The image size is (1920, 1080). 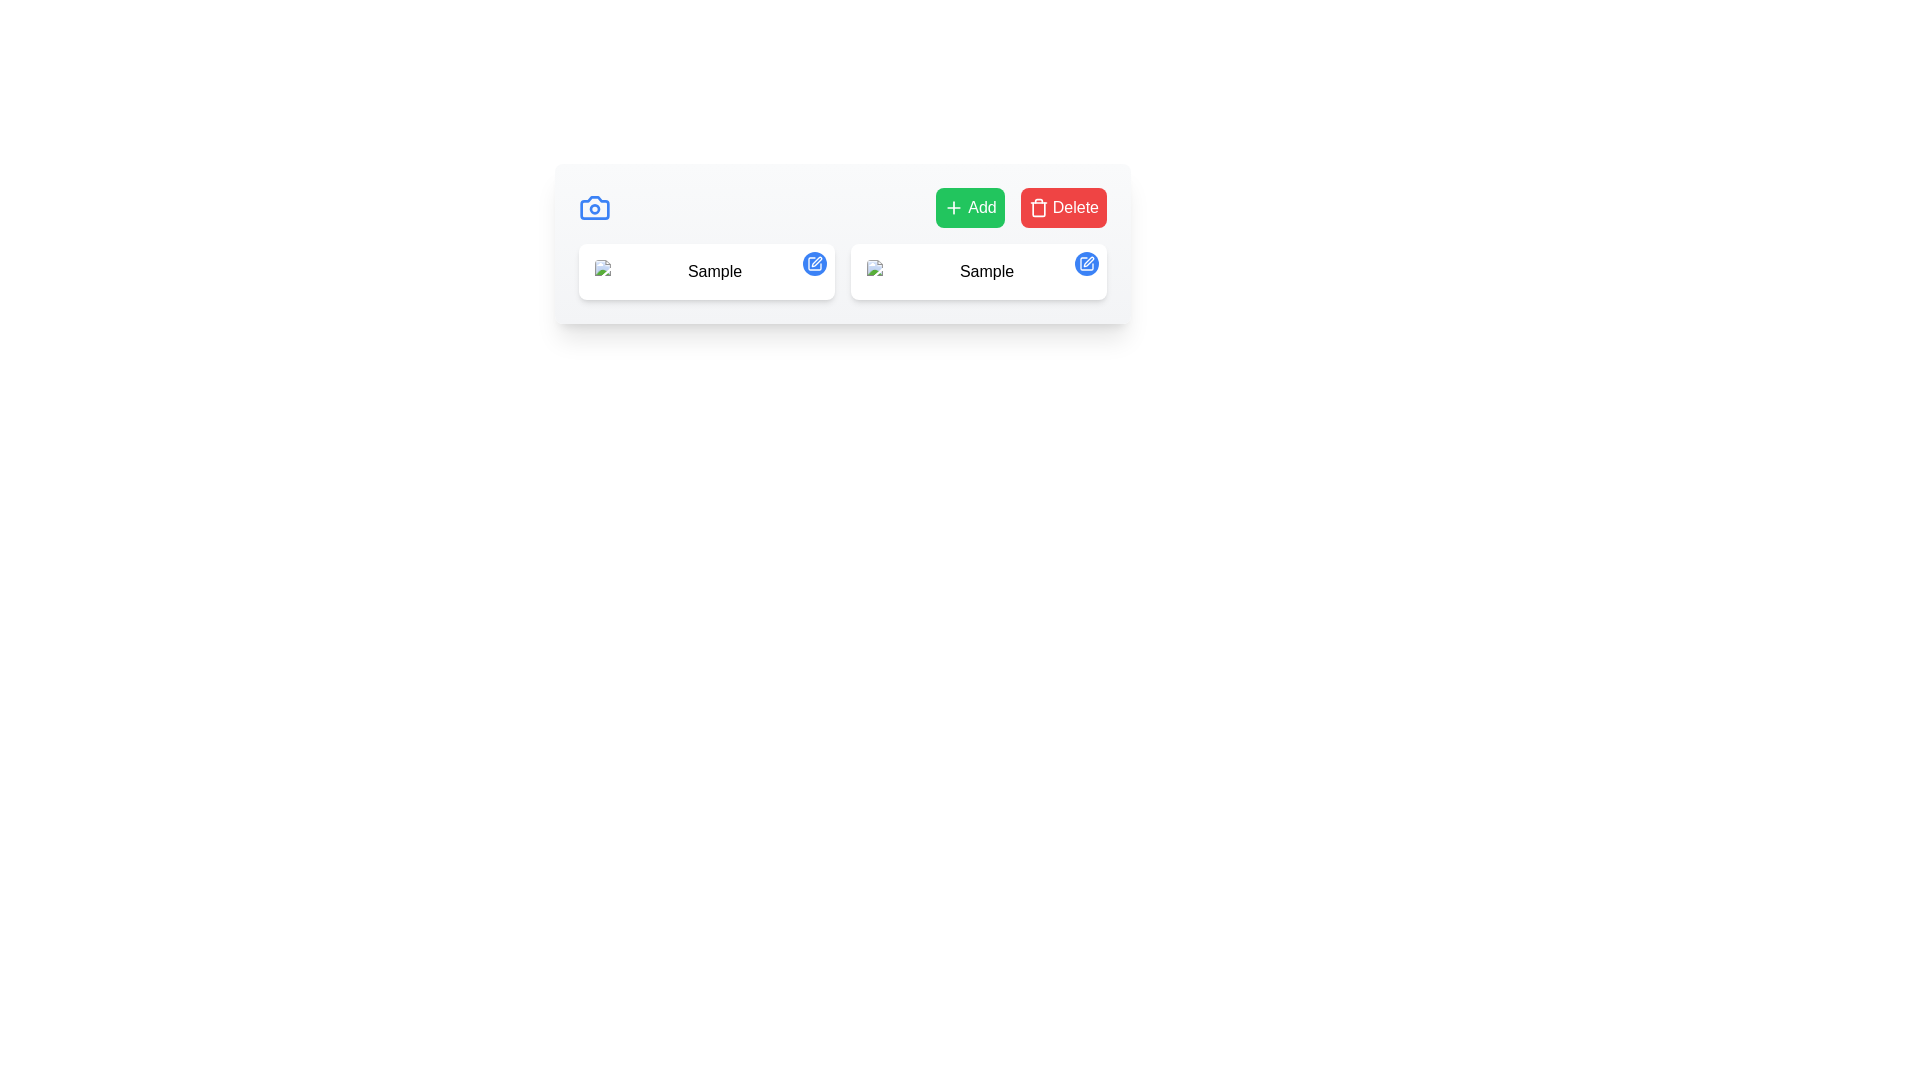 What do you see at coordinates (594, 208) in the screenshot?
I see `the appearance of the camera icon, which is styled with a blue outline and located prominently near the top-left corner of the interface` at bounding box center [594, 208].